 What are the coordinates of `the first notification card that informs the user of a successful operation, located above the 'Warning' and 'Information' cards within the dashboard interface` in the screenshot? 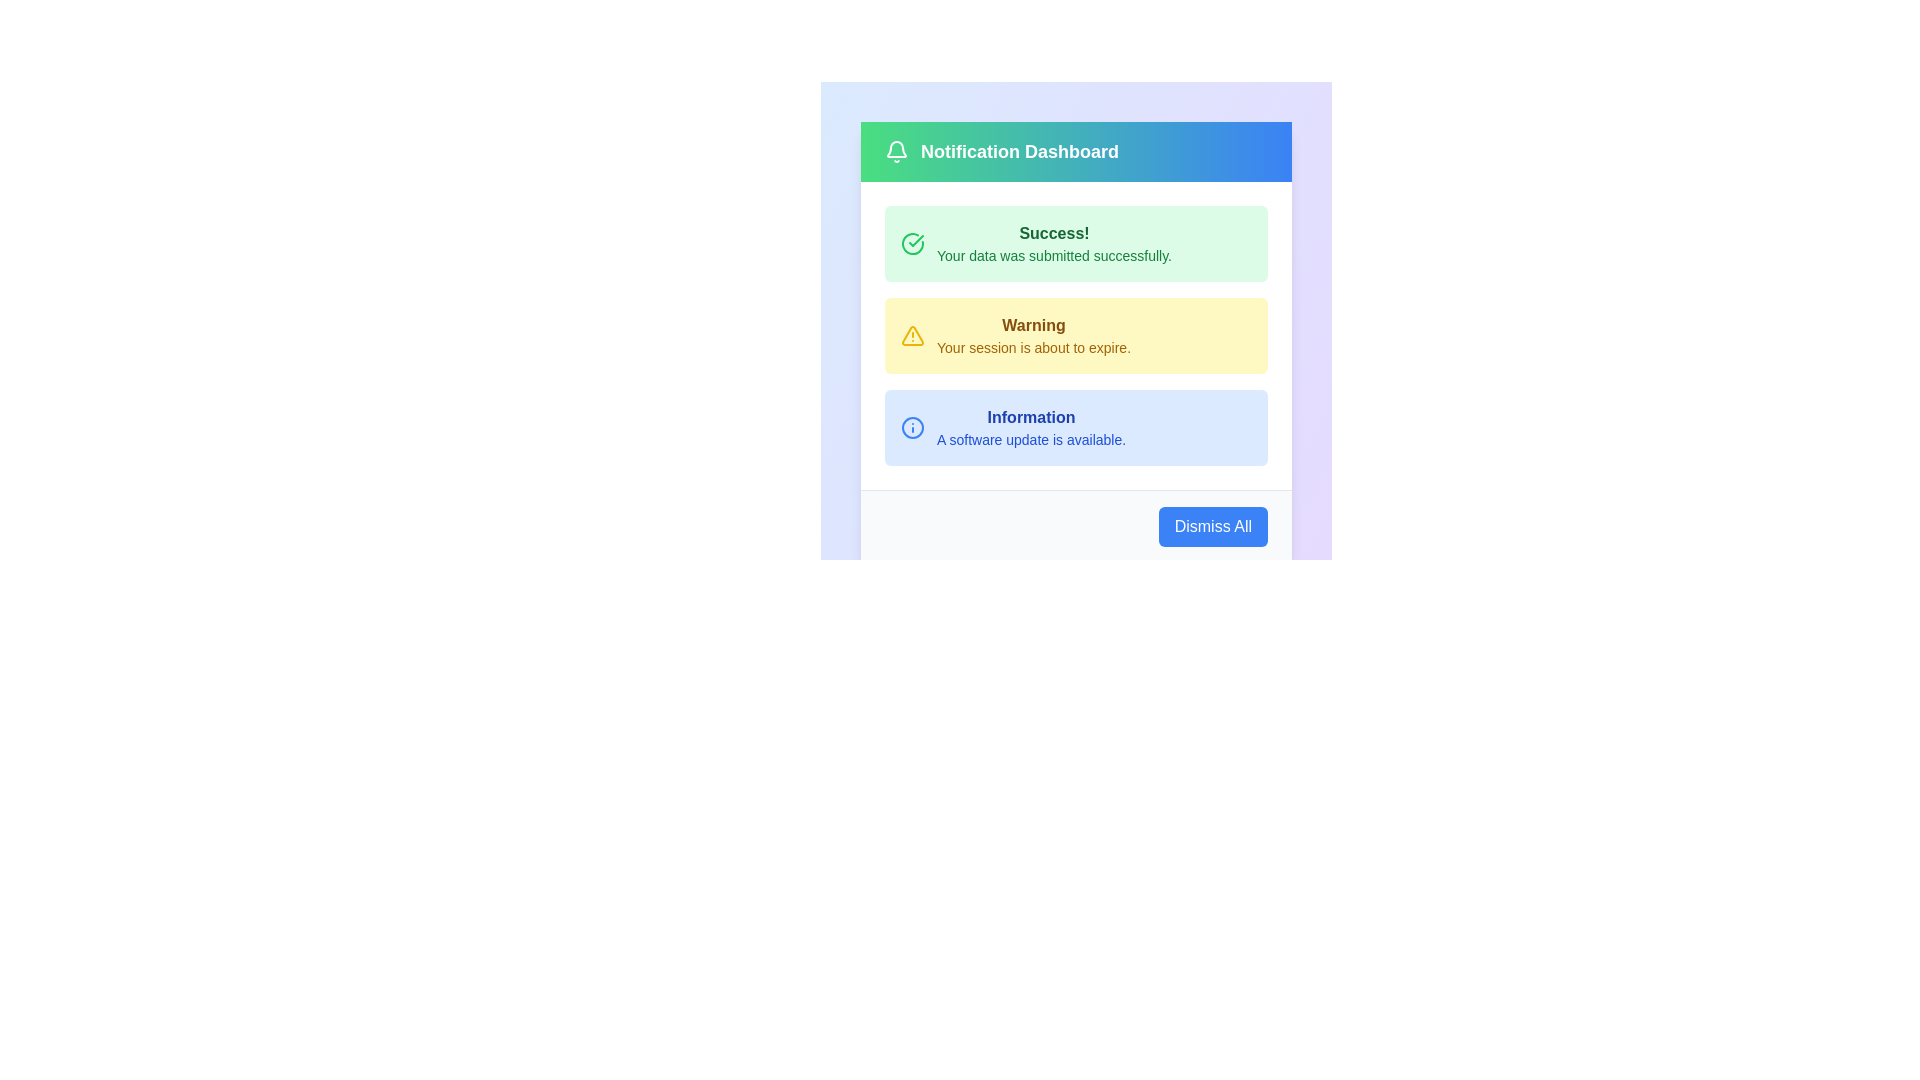 It's located at (1075, 242).